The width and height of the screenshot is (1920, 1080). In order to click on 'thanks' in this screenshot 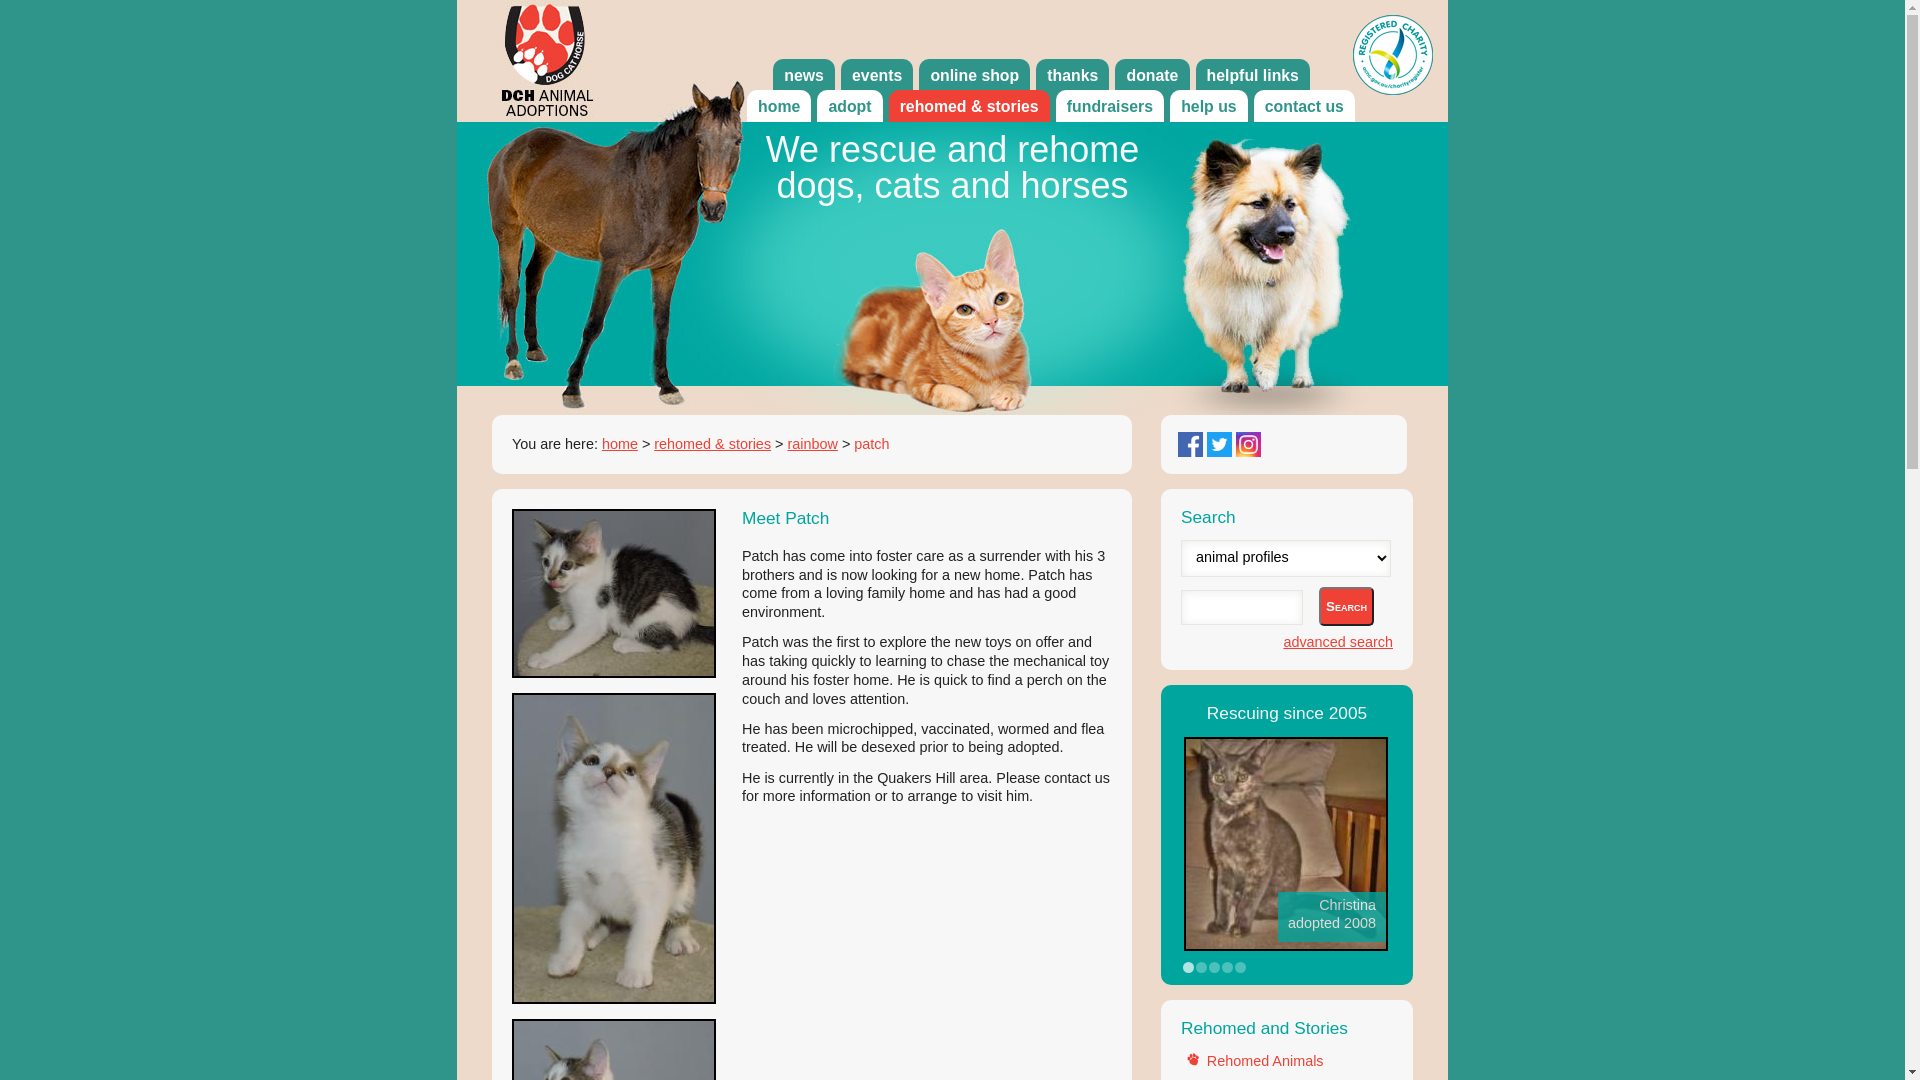, I will do `click(1071, 75)`.